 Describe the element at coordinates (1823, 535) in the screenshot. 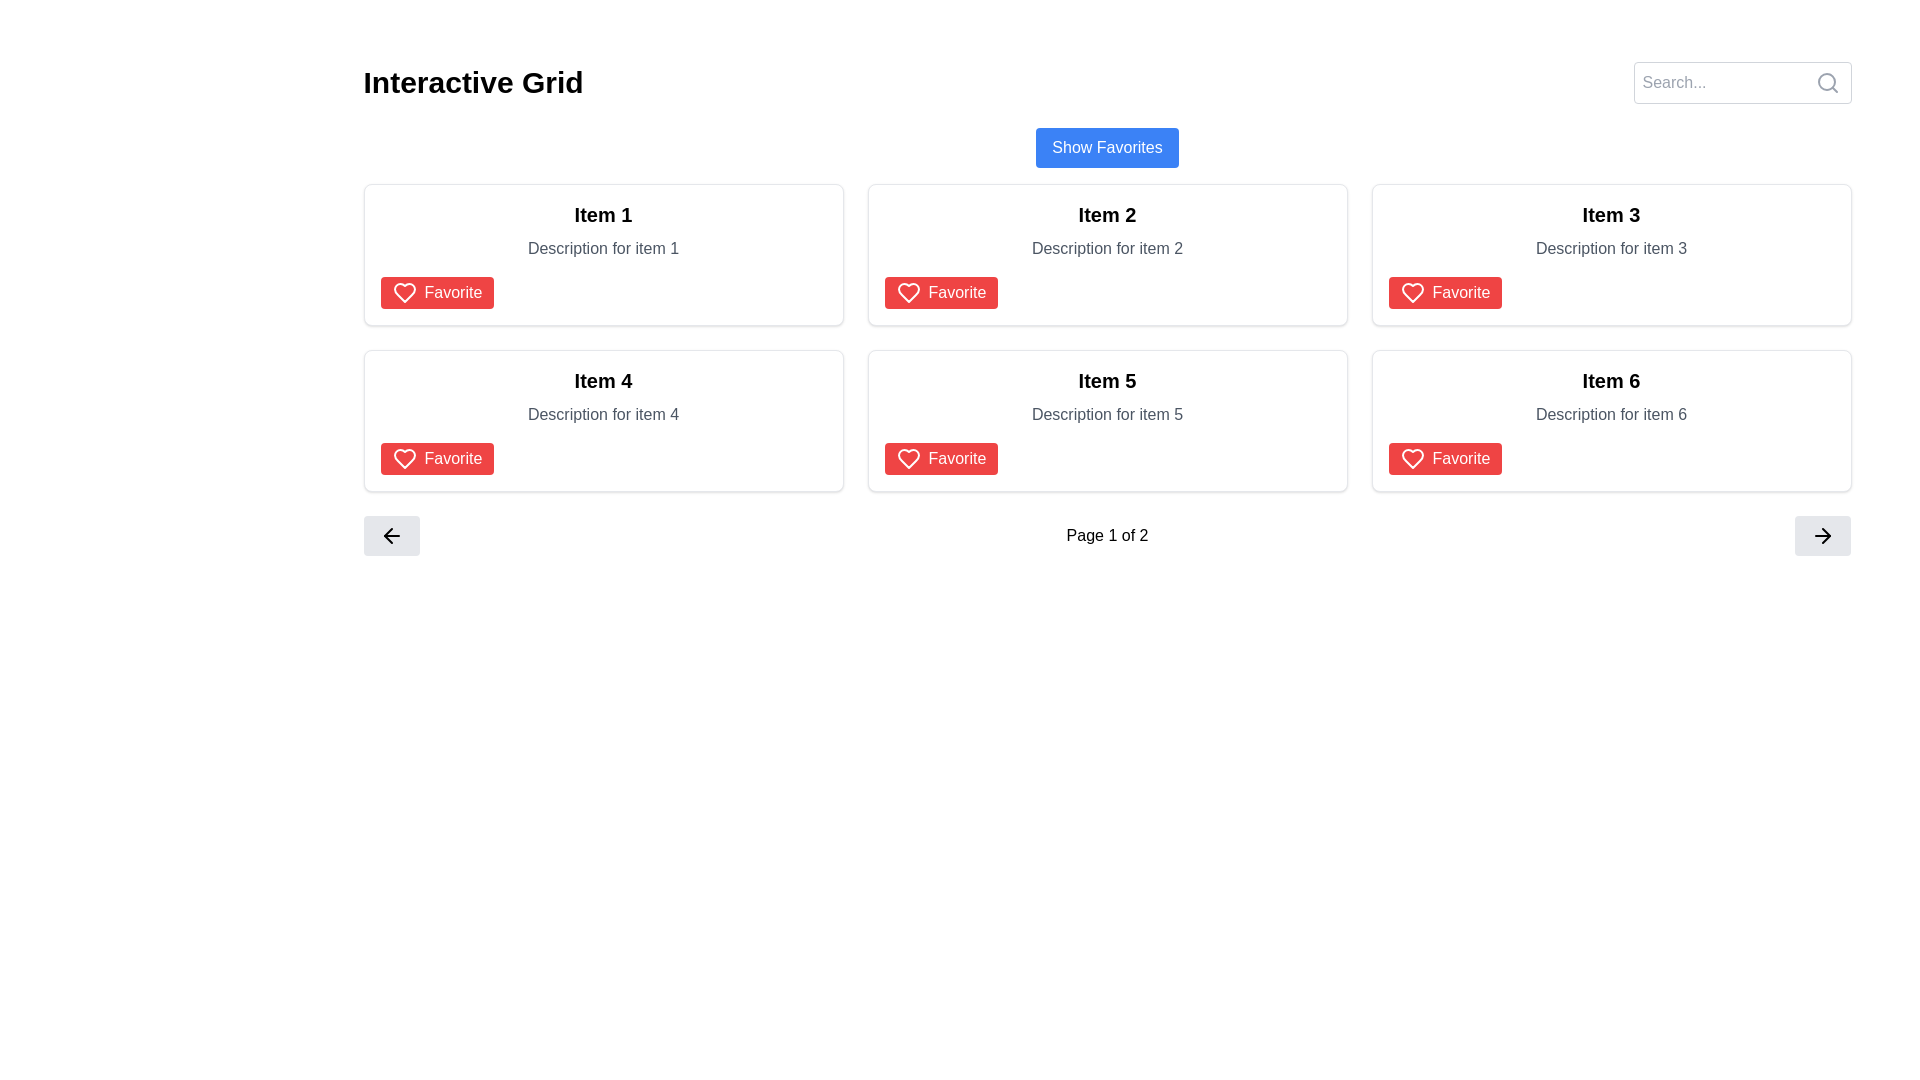

I see `the pagination IconButton located in the bottom-right corner of the interface for keyboard navigation` at that location.